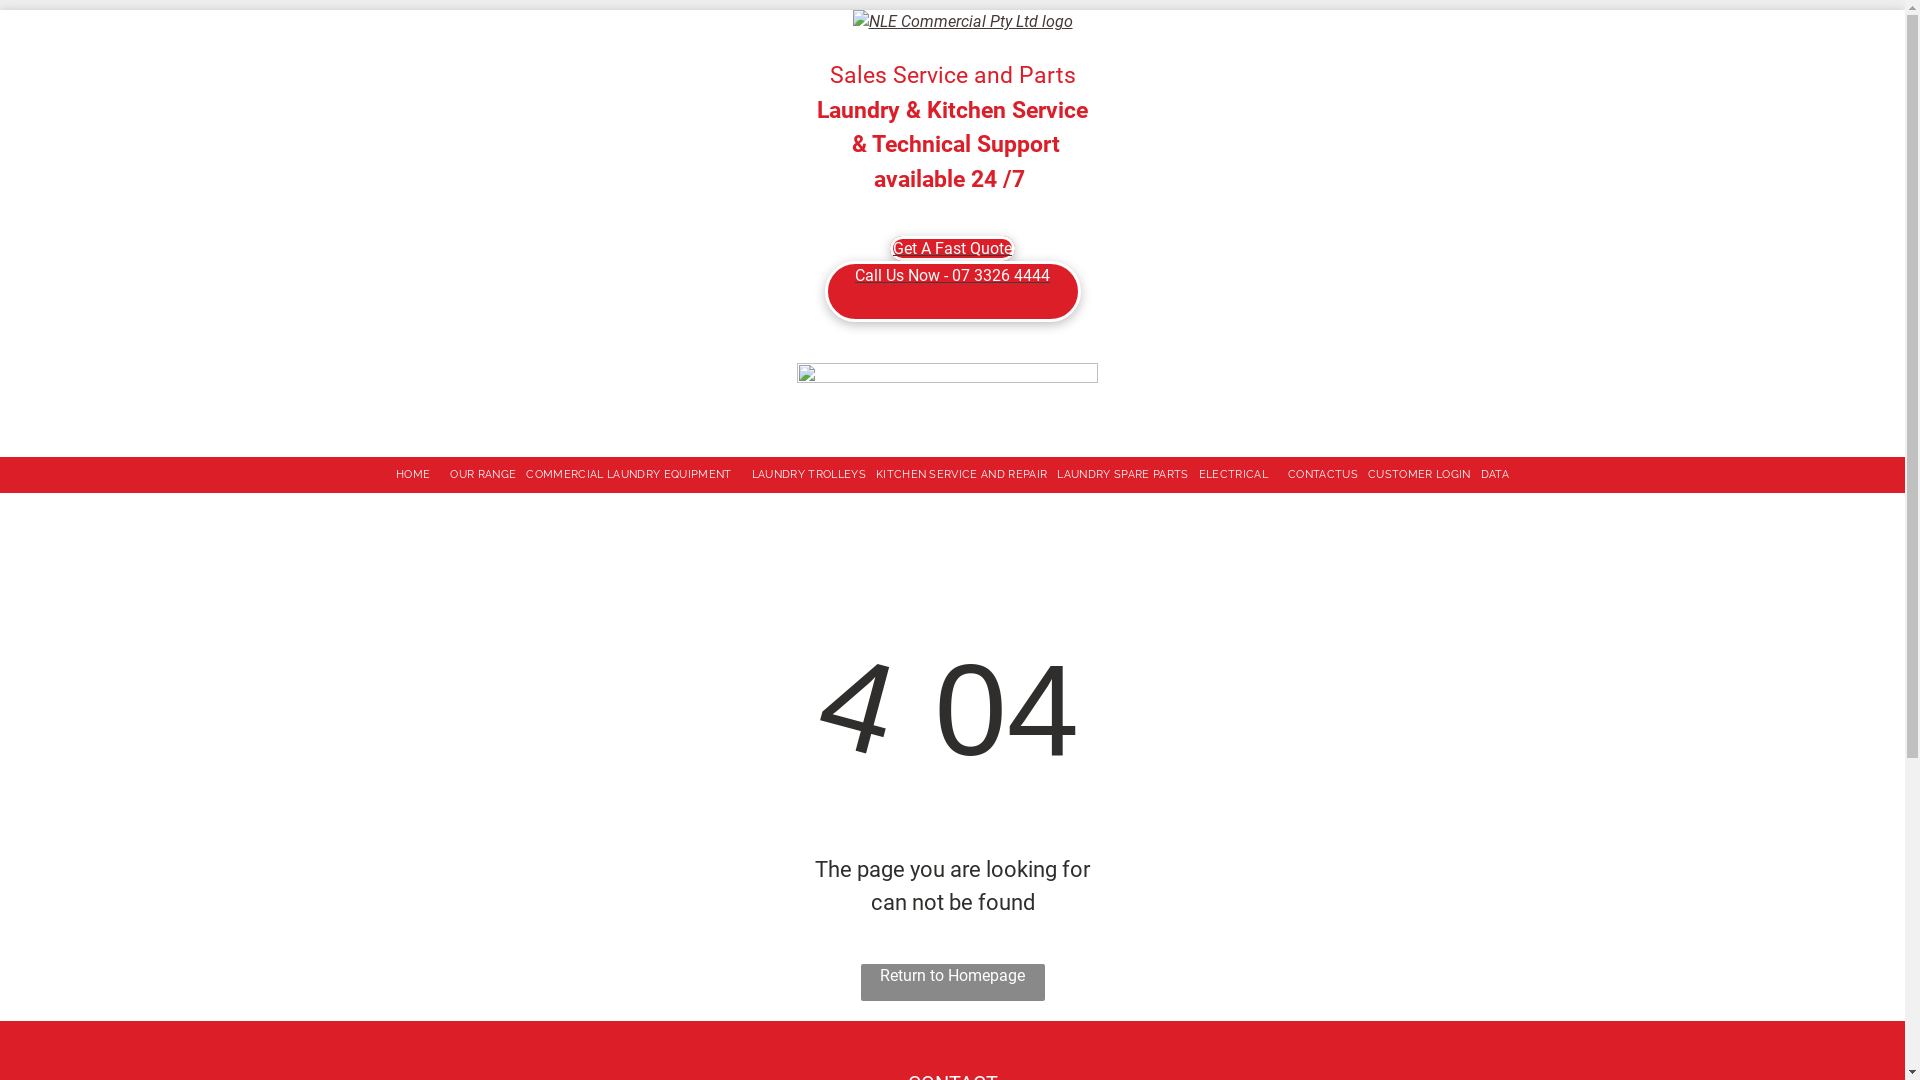 This screenshot has height=1080, width=1920. Describe the element at coordinates (1122, 475) in the screenshot. I see `'LAUNDRY SPARE PARTS'` at that location.